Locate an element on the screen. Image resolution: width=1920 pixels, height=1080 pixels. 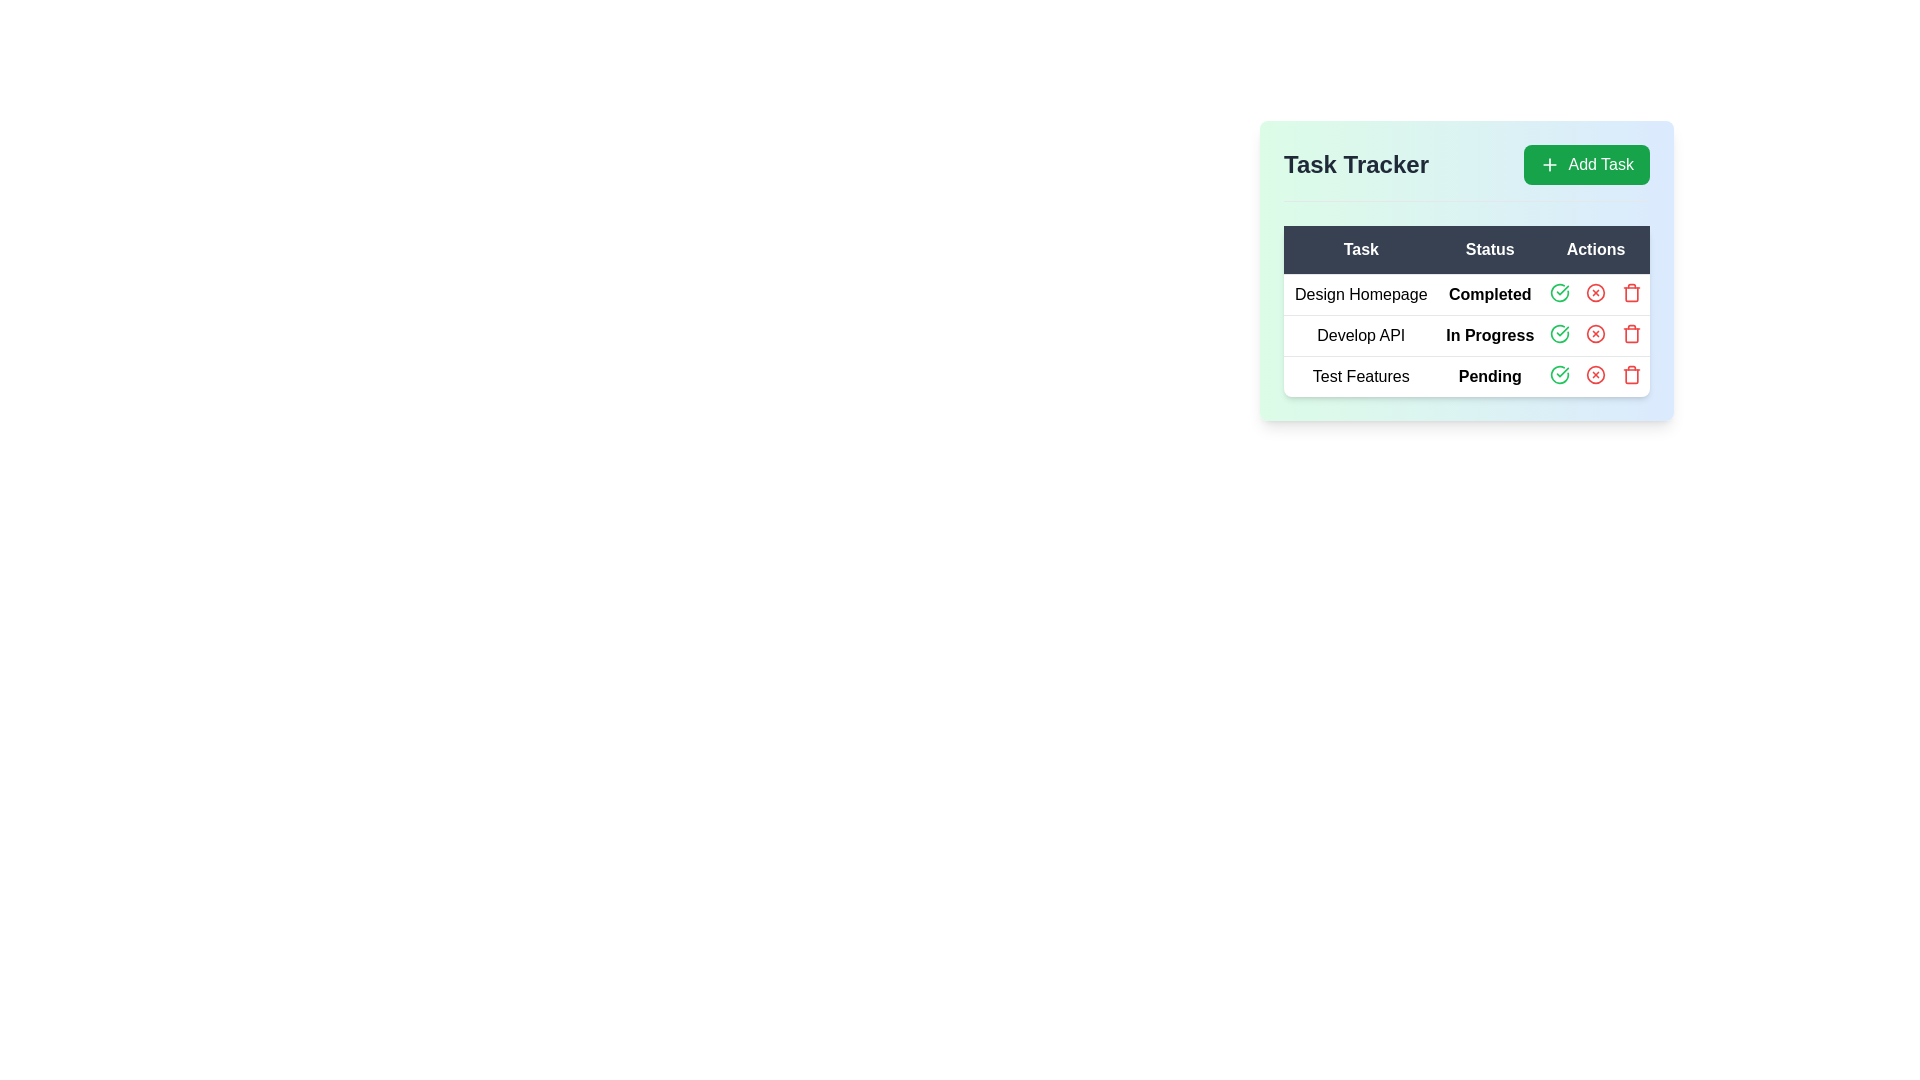
the green checkmark icon in the 'Actions' column of the 'Test Features' row in the 'Task Tracker' table is located at coordinates (1559, 374).